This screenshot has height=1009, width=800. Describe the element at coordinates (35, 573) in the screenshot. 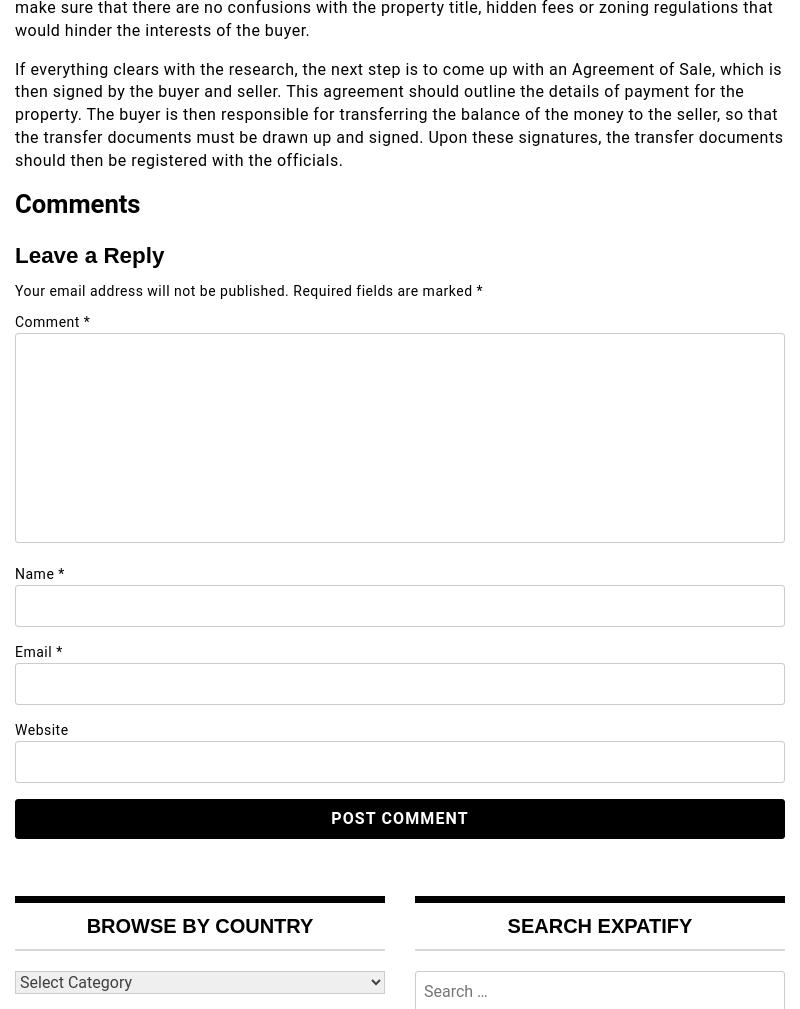

I see `'Name'` at that location.